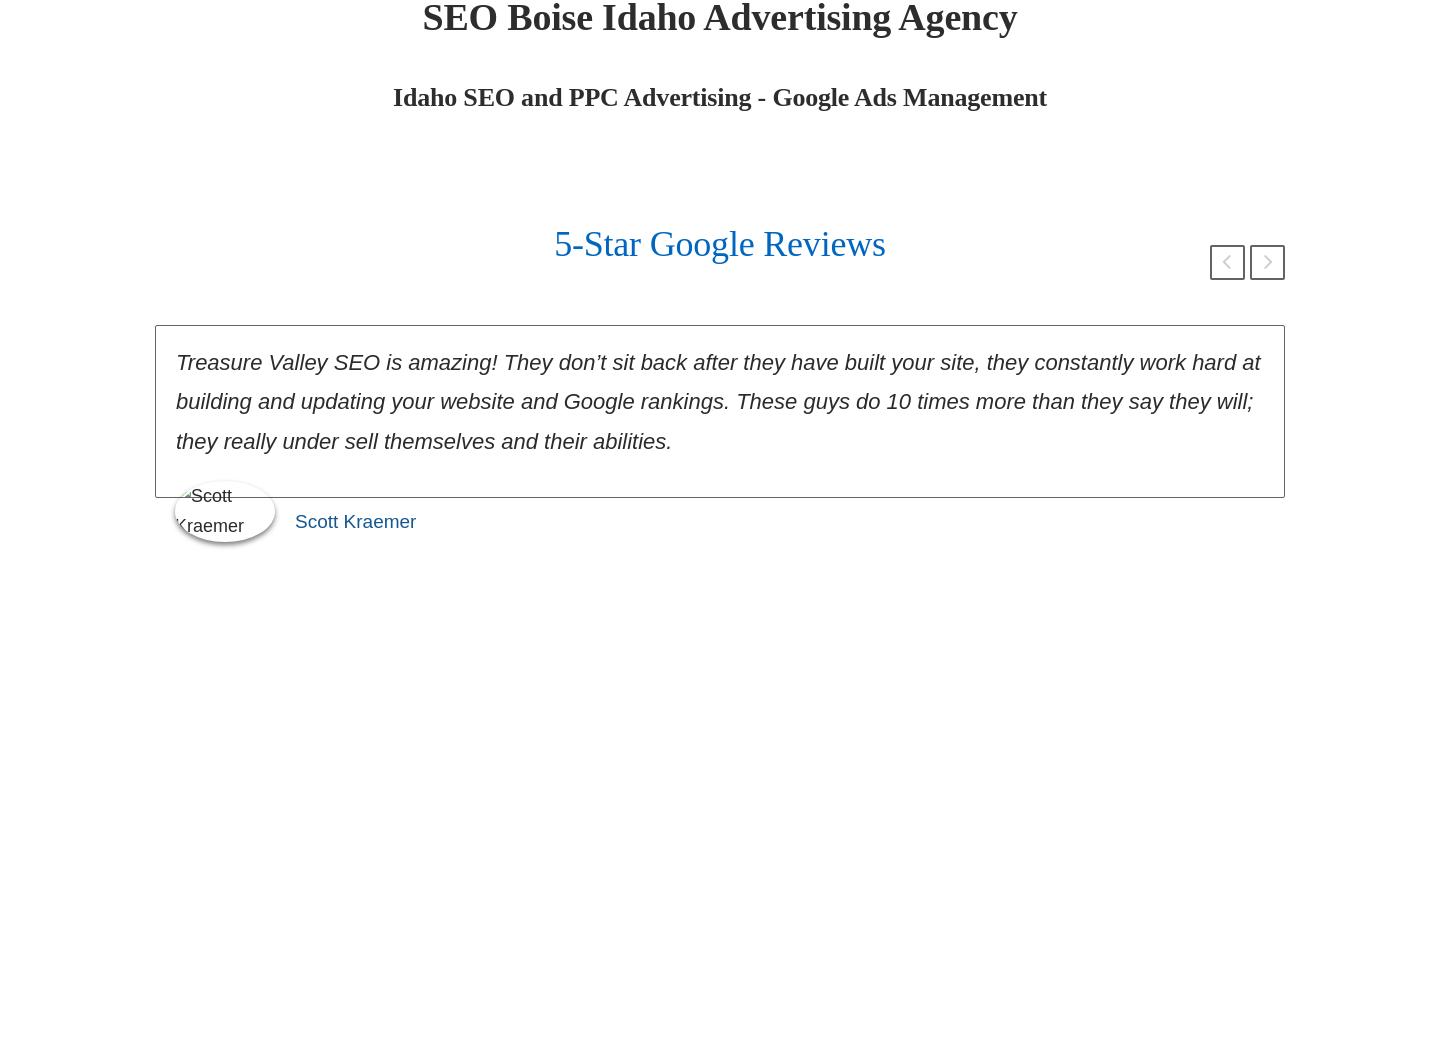 The width and height of the screenshot is (1440, 1055). Describe the element at coordinates (719, 1008) in the screenshot. I see `'1st Page Google'` at that location.